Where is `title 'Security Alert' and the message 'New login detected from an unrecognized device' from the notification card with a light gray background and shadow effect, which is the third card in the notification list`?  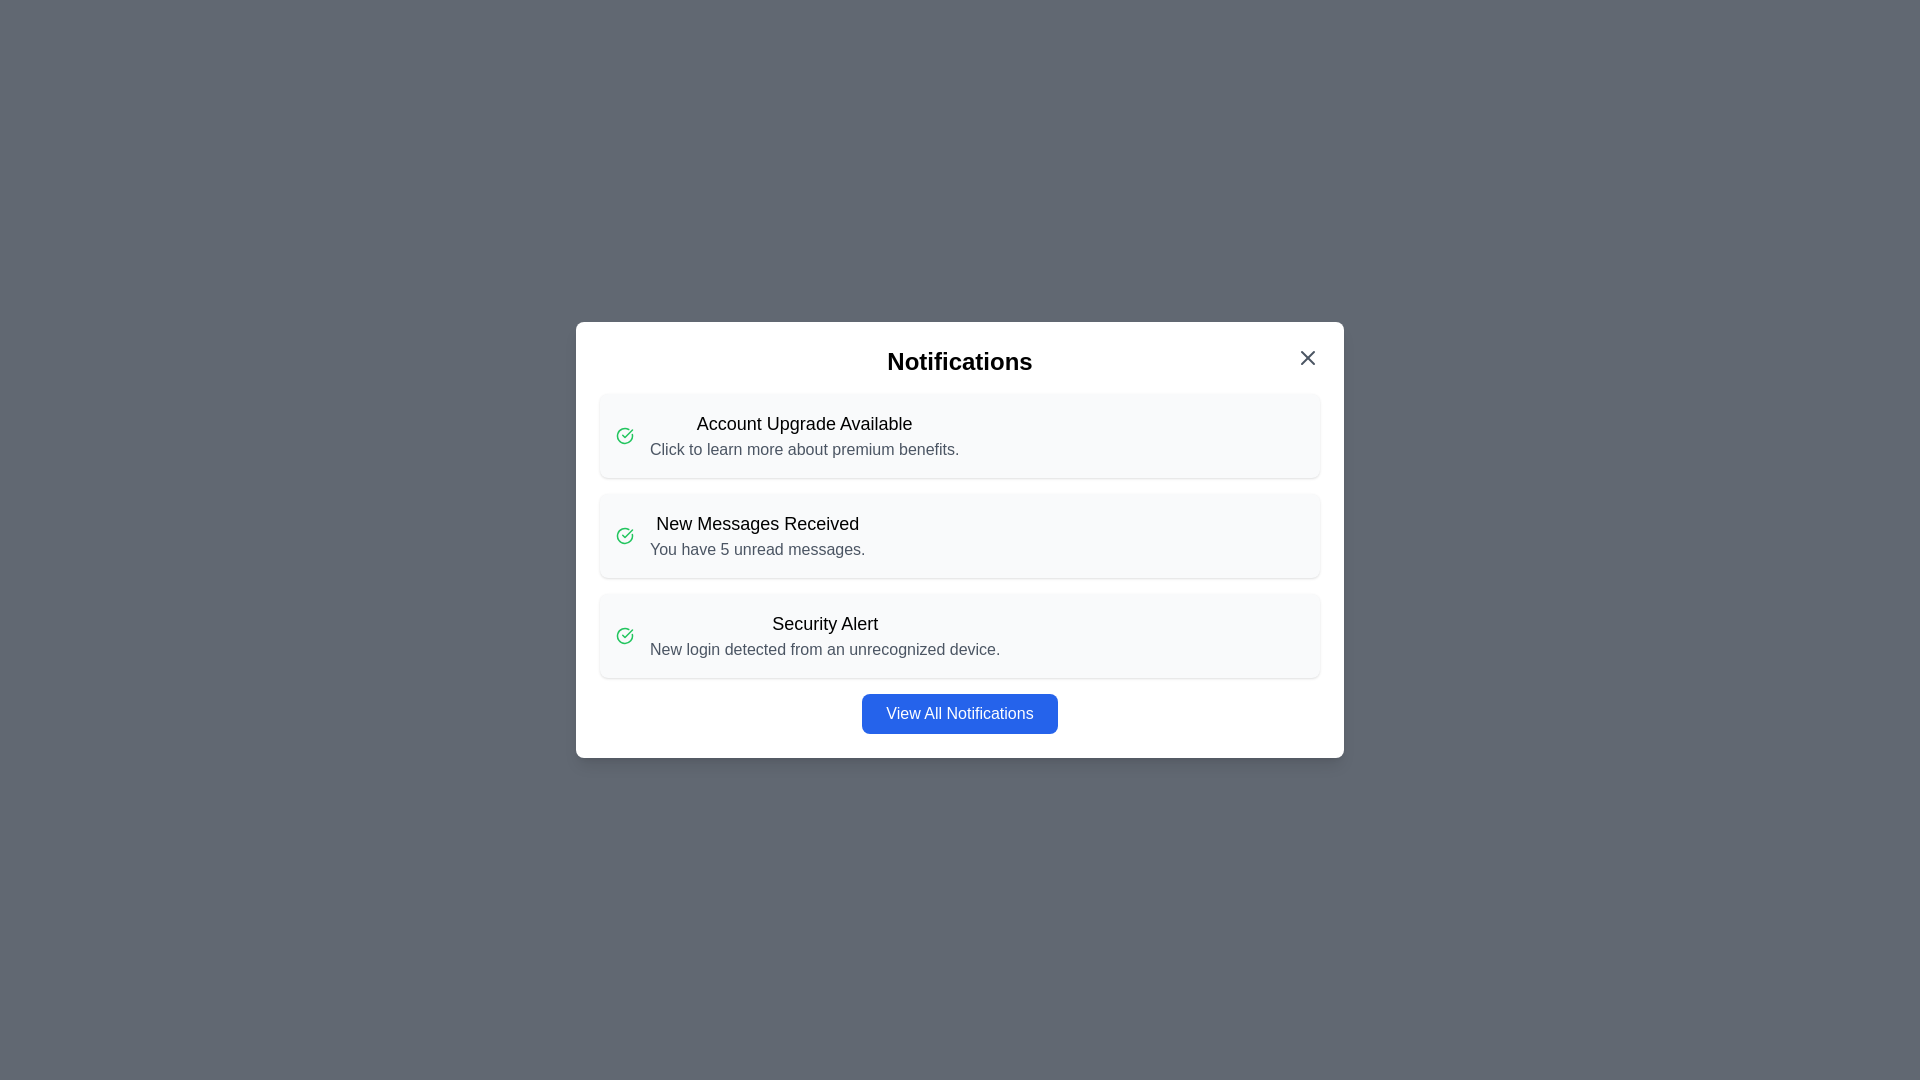 title 'Security Alert' and the message 'New login detected from an unrecognized device' from the notification card with a light gray background and shadow effect, which is the third card in the notification list is located at coordinates (960, 636).